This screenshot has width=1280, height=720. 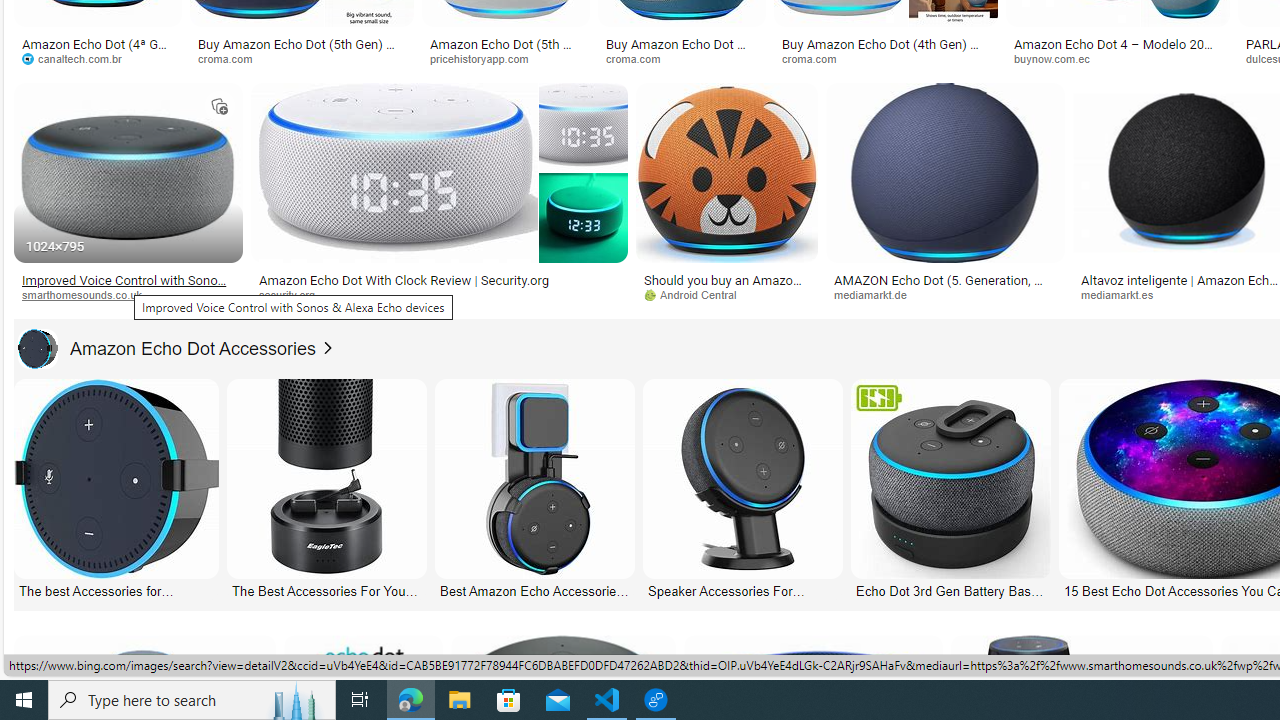 What do you see at coordinates (167, 347) in the screenshot?
I see `'Amazon Echo Dot Accessories'` at bounding box center [167, 347].